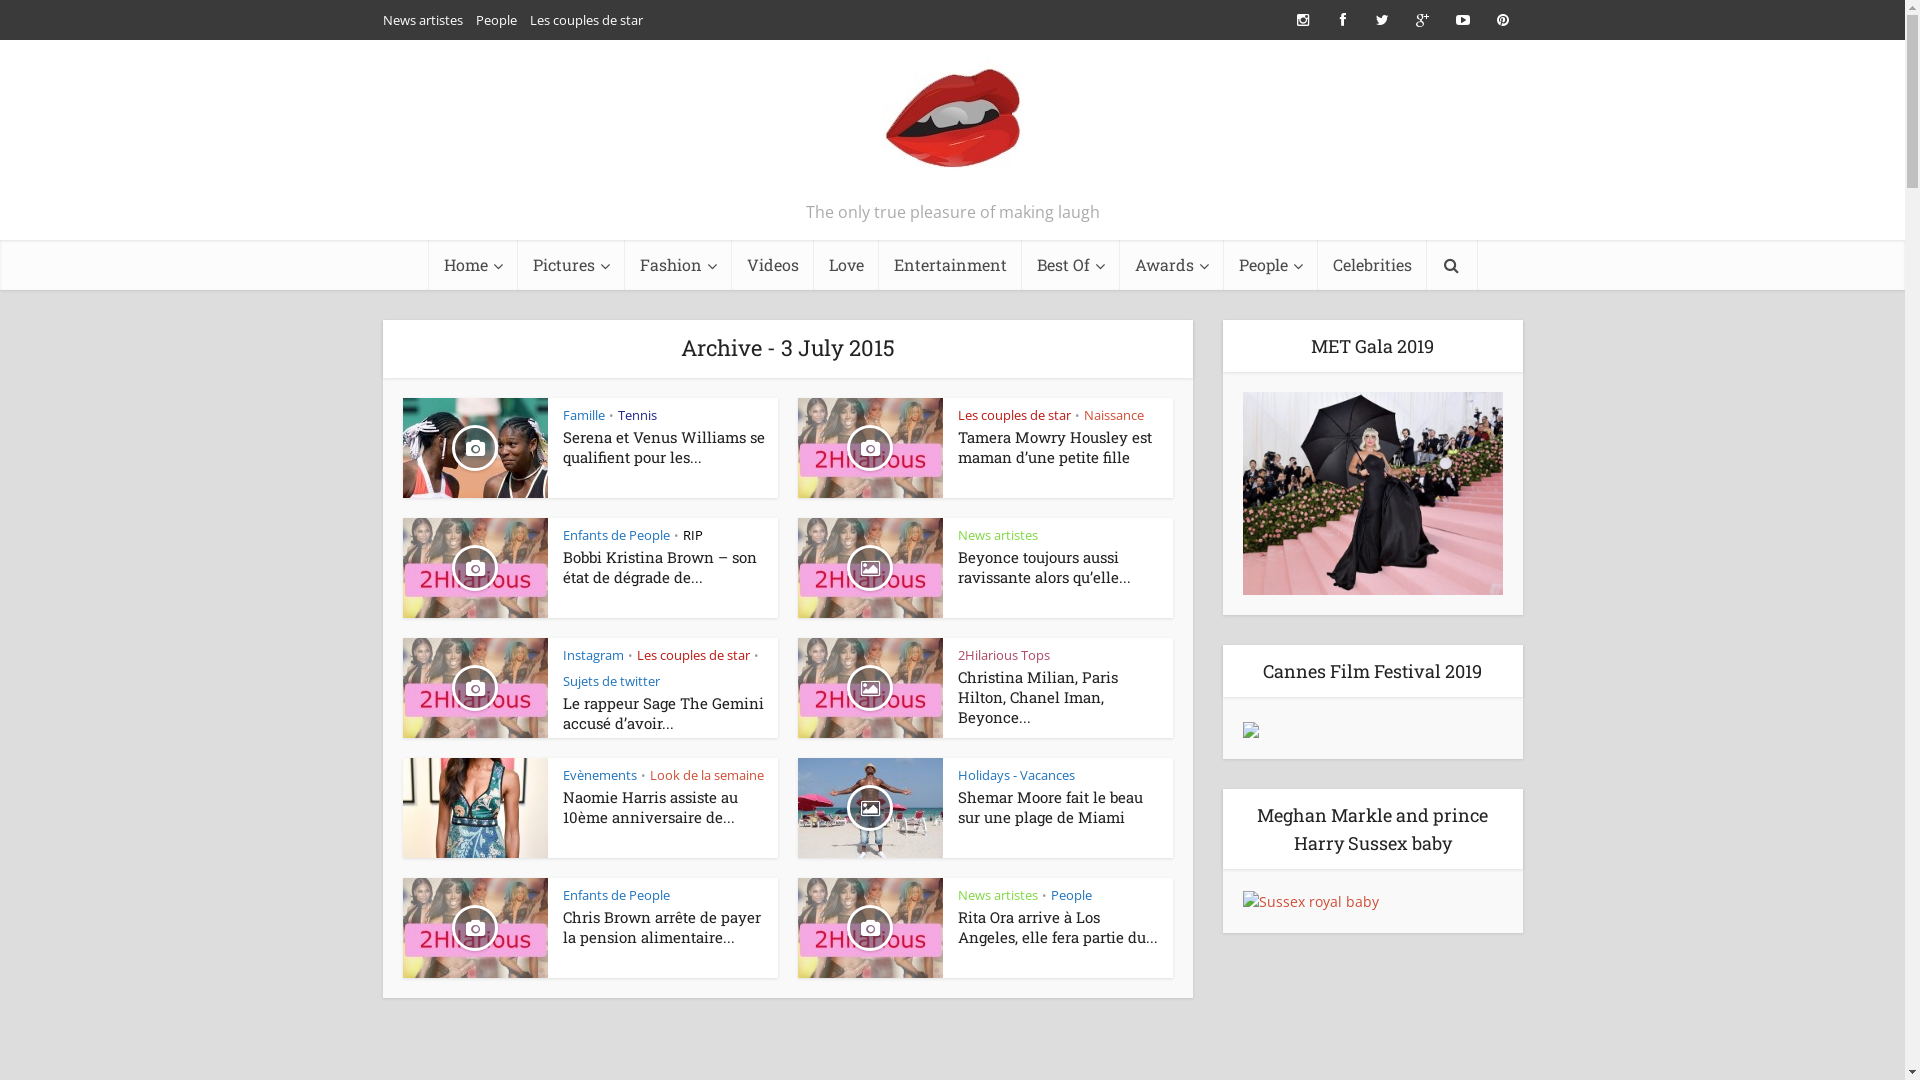 The width and height of the screenshot is (1920, 1080). What do you see at coordinates (471, 264) in the screenshot?
I see `'Home'` at bounding box center [471, 264].